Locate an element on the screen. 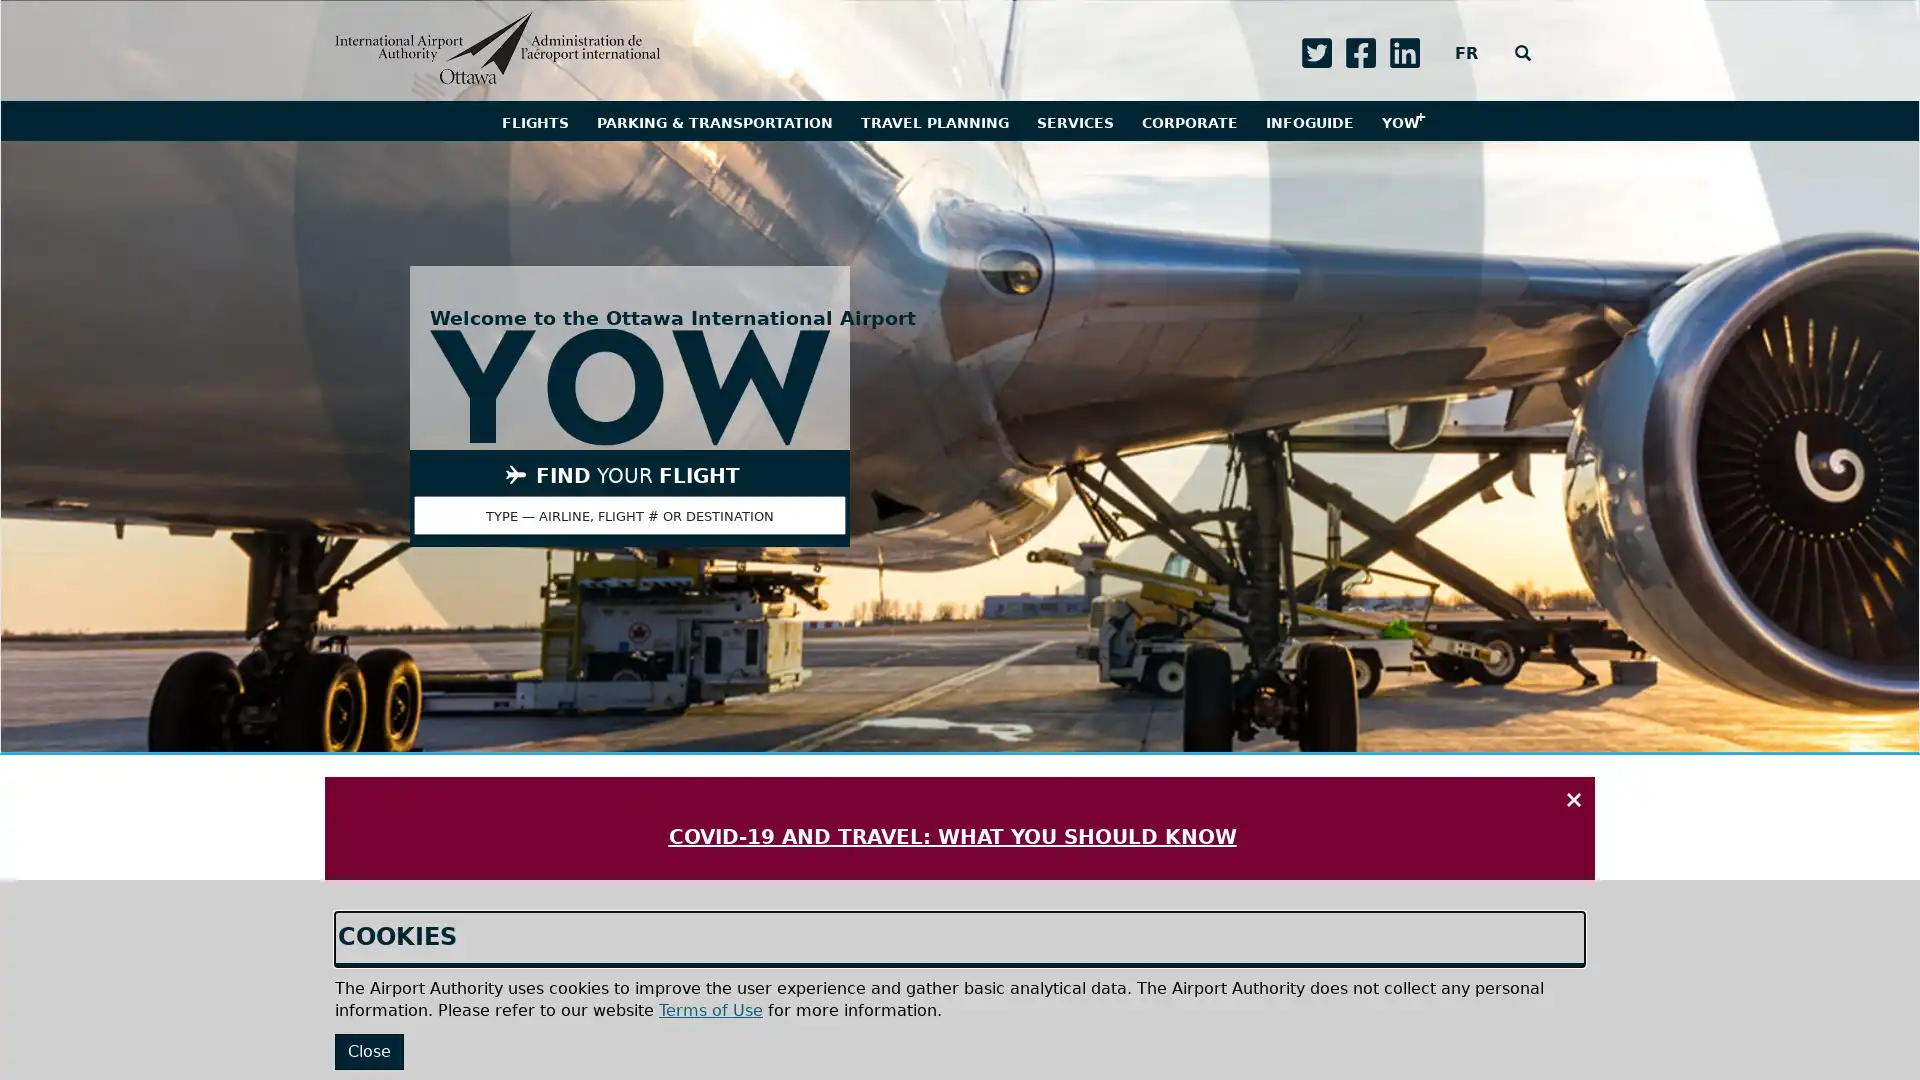 The image size is (1920, 1080). Show Corporate Sub Menu is located at coordinates (1189, 120).